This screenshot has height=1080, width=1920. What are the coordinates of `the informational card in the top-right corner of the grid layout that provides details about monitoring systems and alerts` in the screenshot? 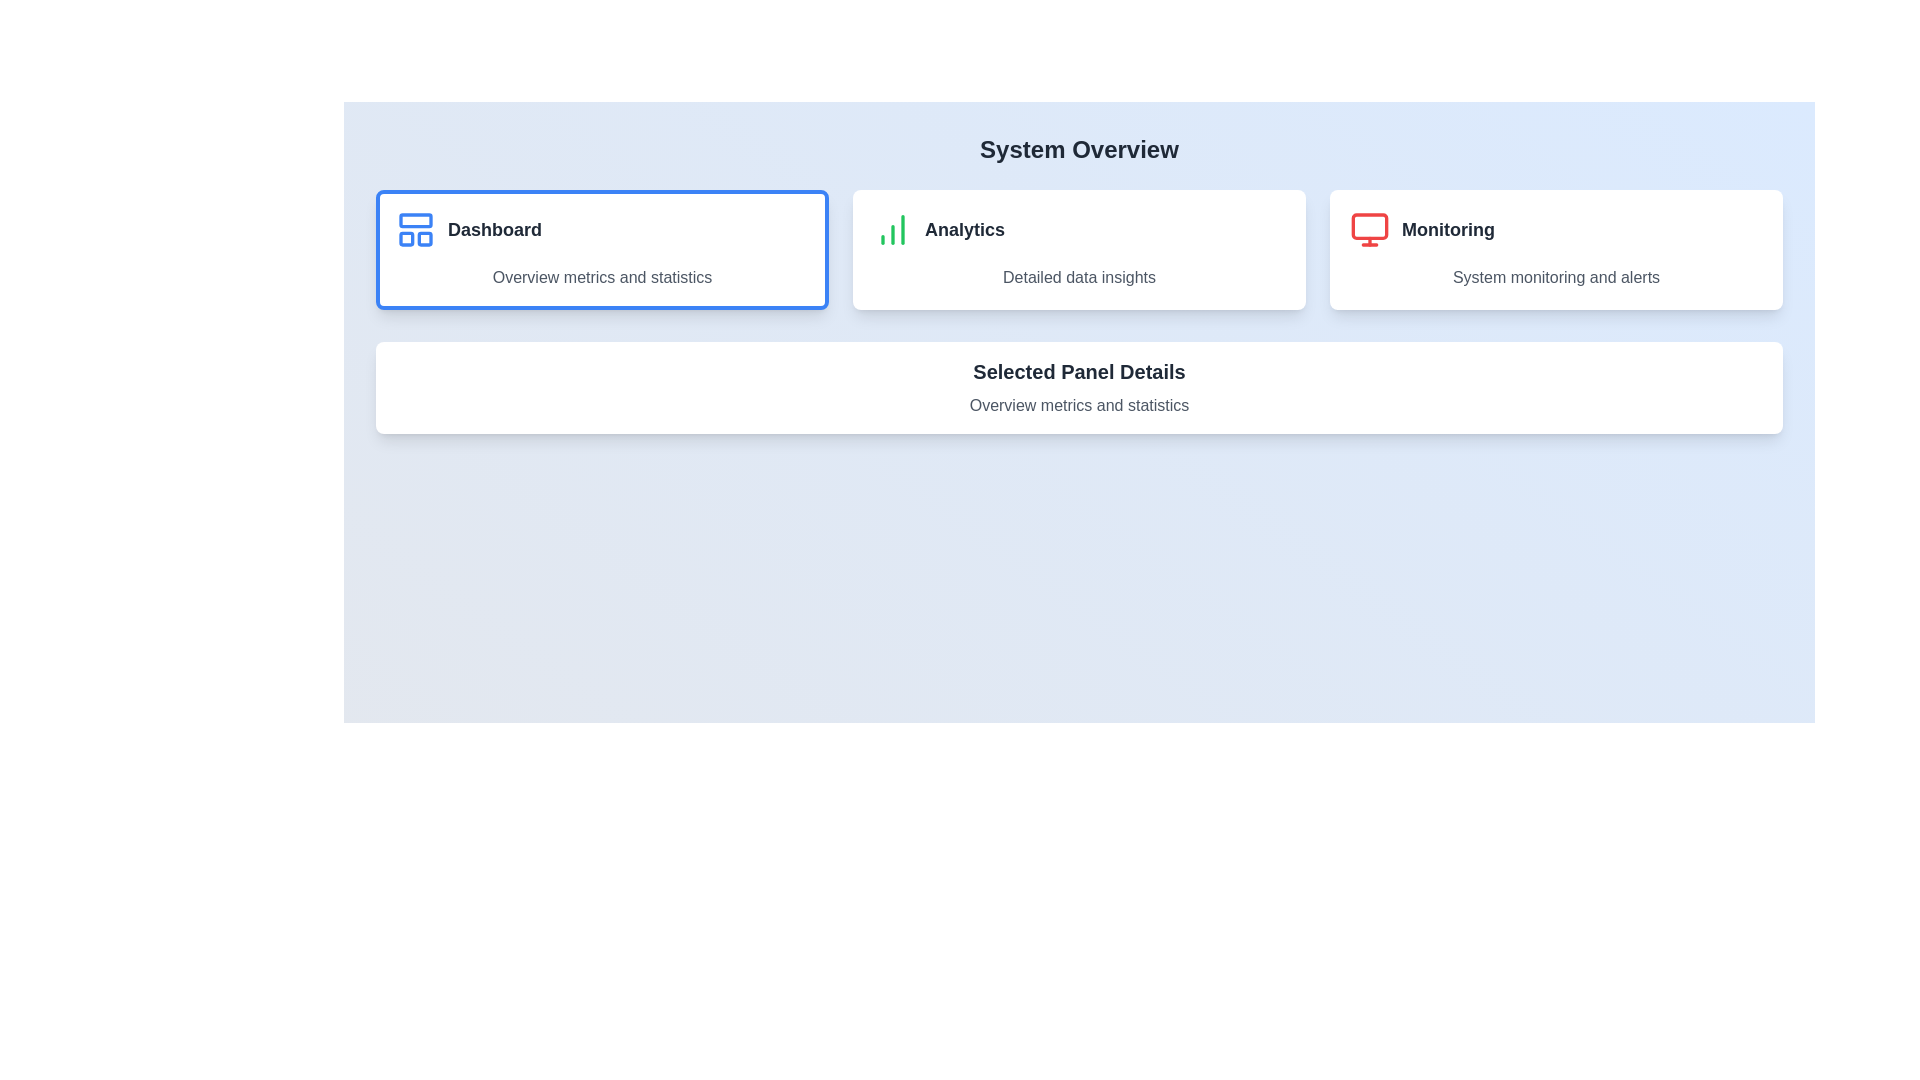 It's located at (1555, 249).